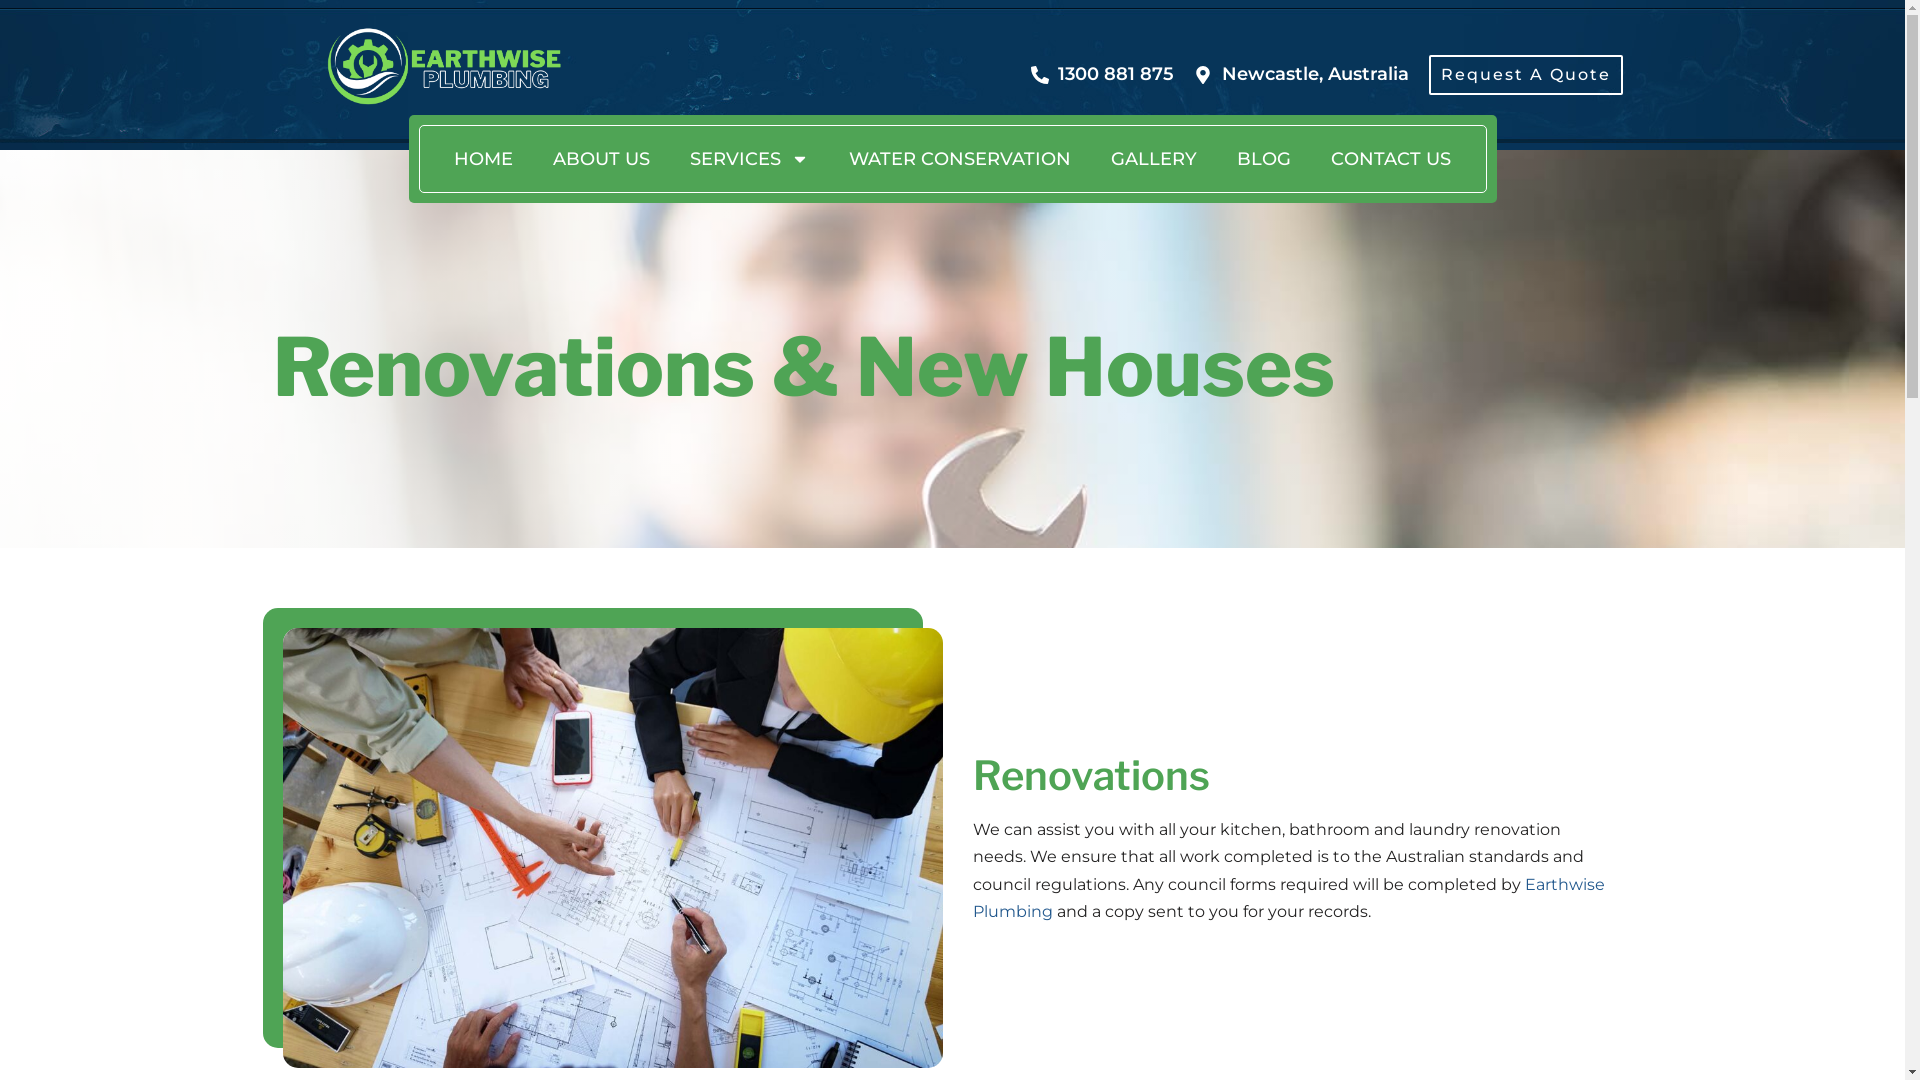  Describe the element at coordinates (1101, 73) in the screenshot. I see `'1300 881 875'` at that location.